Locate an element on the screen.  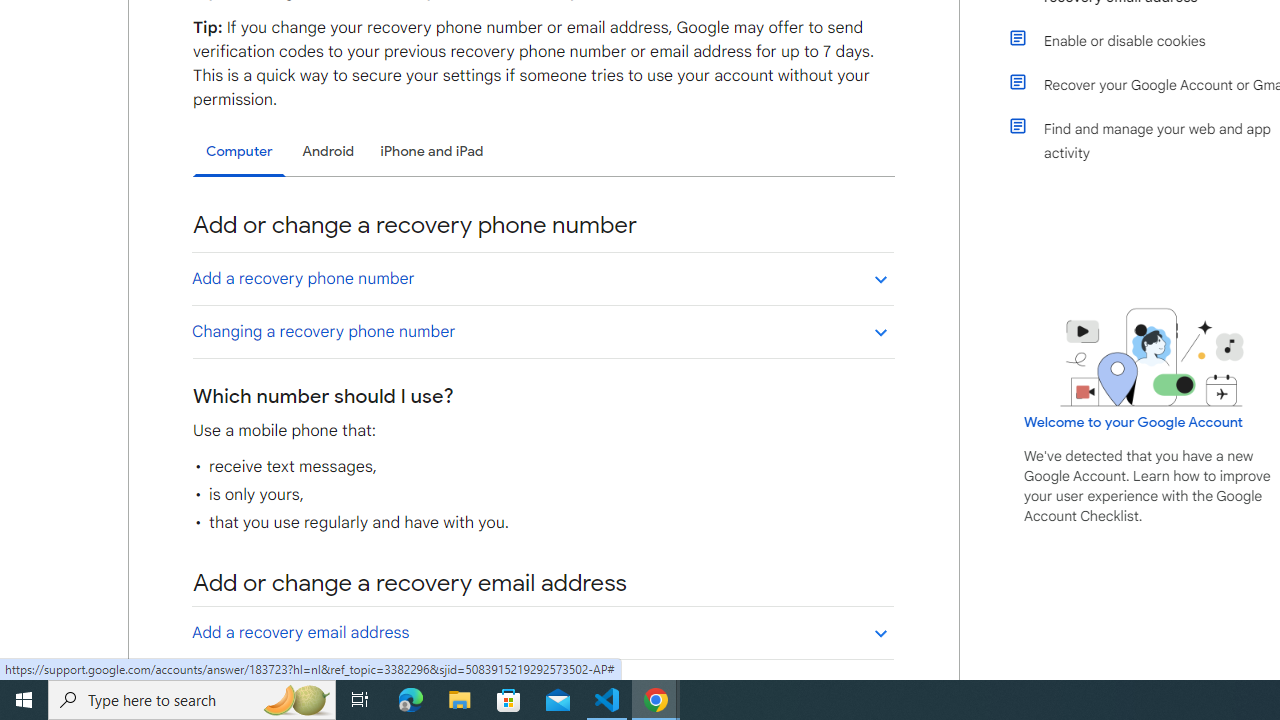
'Add a recovery email address' is located at coordinates (542, 632).